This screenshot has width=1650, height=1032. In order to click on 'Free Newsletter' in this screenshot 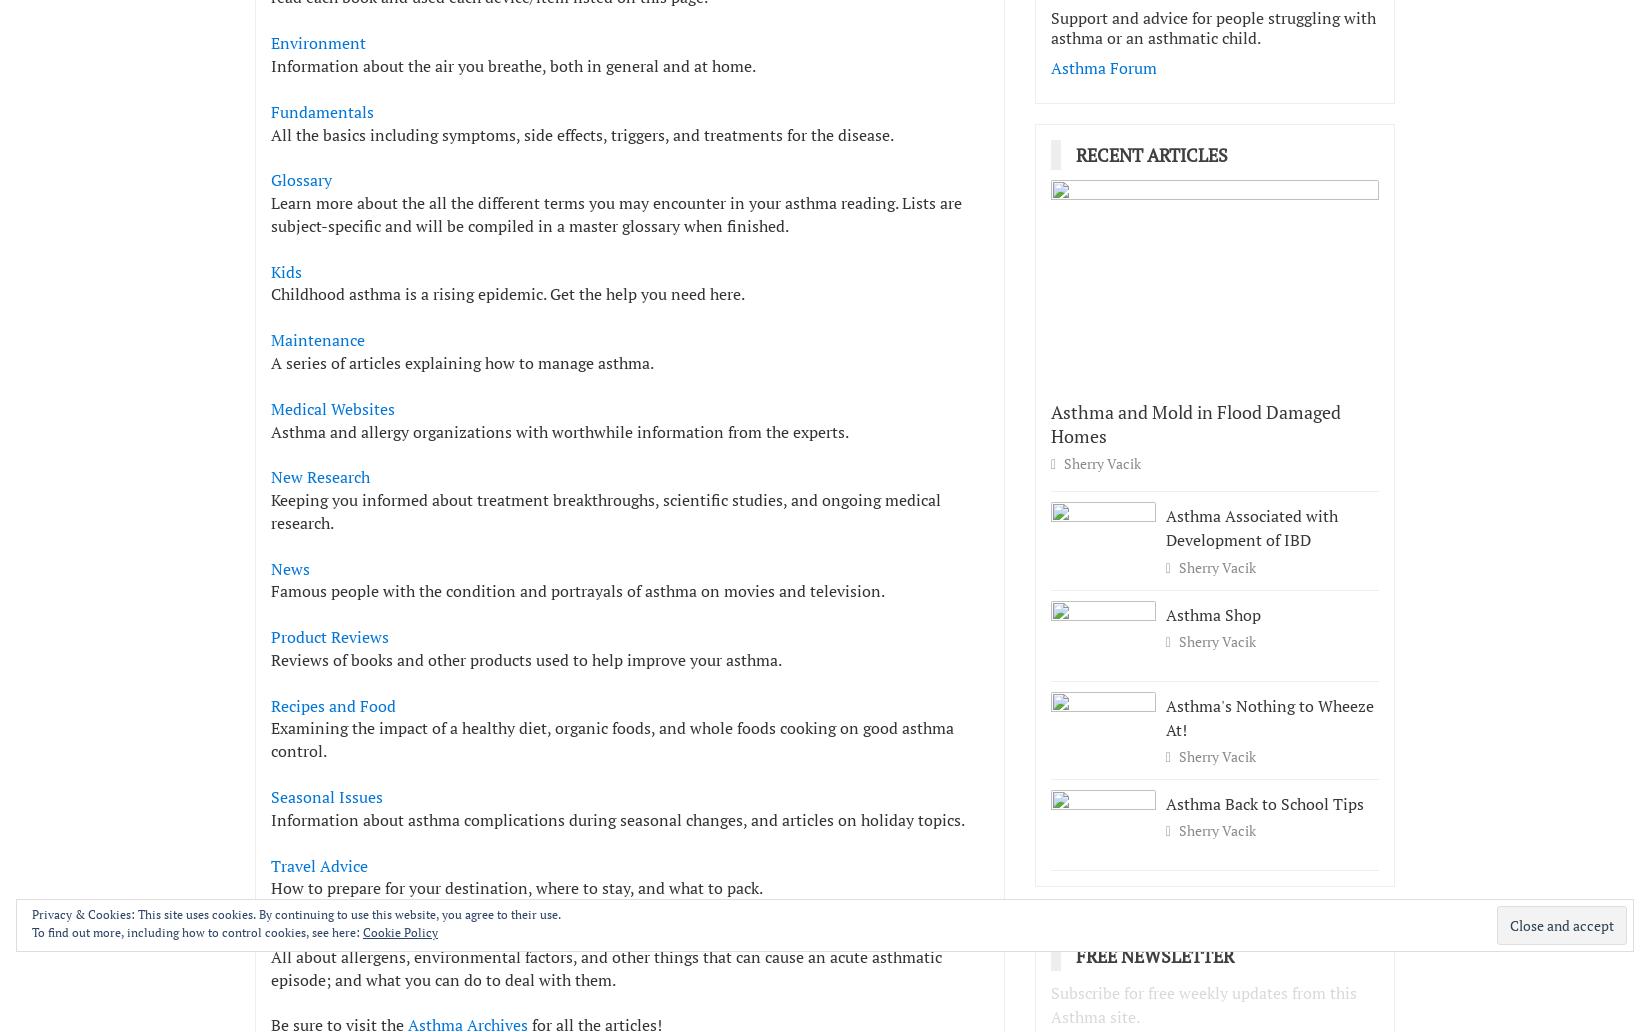, I will do `click(1155, 954)`.